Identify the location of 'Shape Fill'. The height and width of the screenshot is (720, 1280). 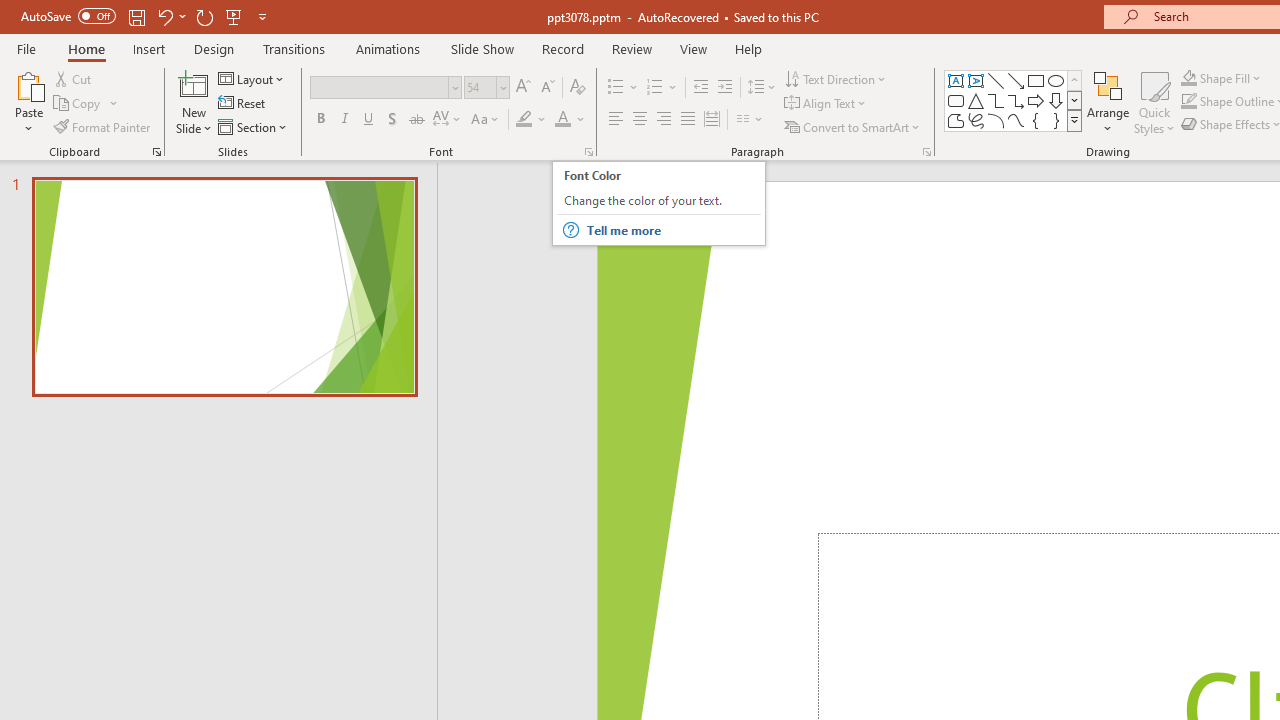
(1220, 77).